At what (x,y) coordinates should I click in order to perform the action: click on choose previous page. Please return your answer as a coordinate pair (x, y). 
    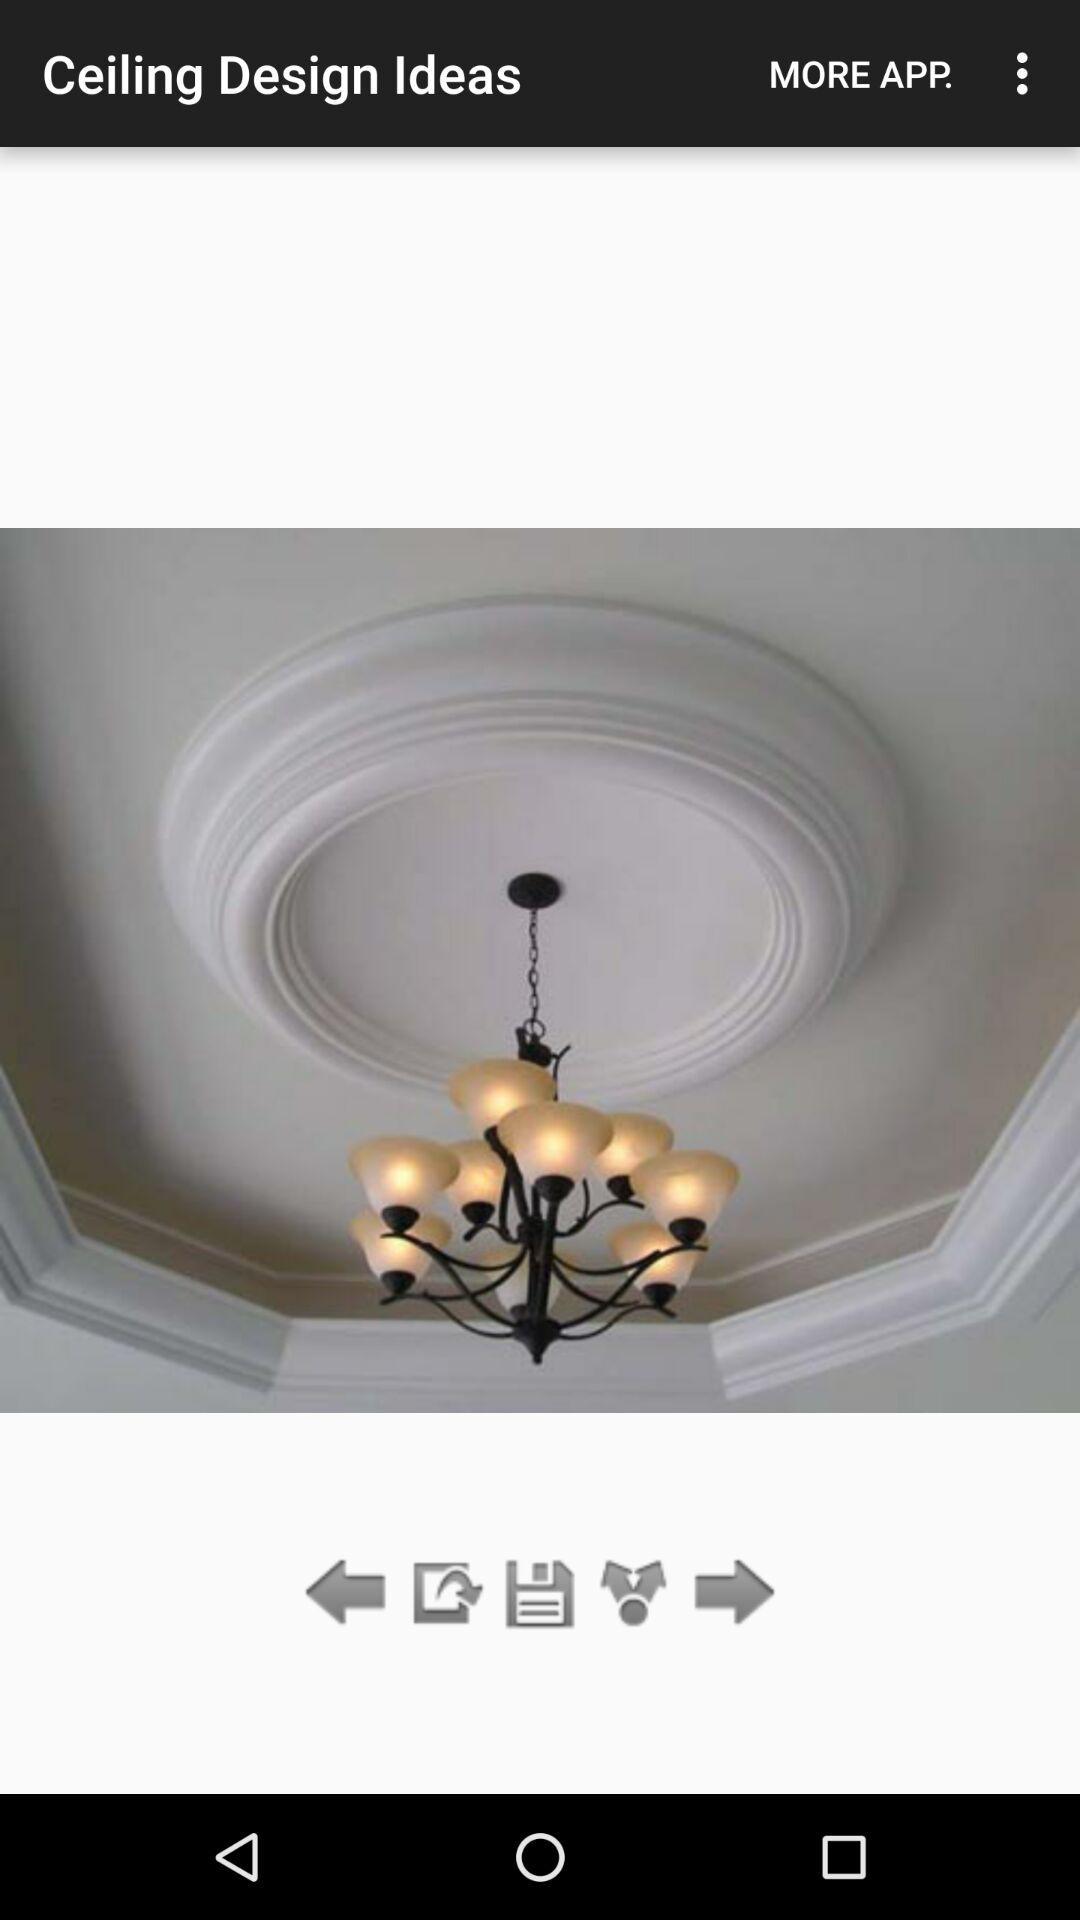
    Looking at the image, I should click on (350, 1593).